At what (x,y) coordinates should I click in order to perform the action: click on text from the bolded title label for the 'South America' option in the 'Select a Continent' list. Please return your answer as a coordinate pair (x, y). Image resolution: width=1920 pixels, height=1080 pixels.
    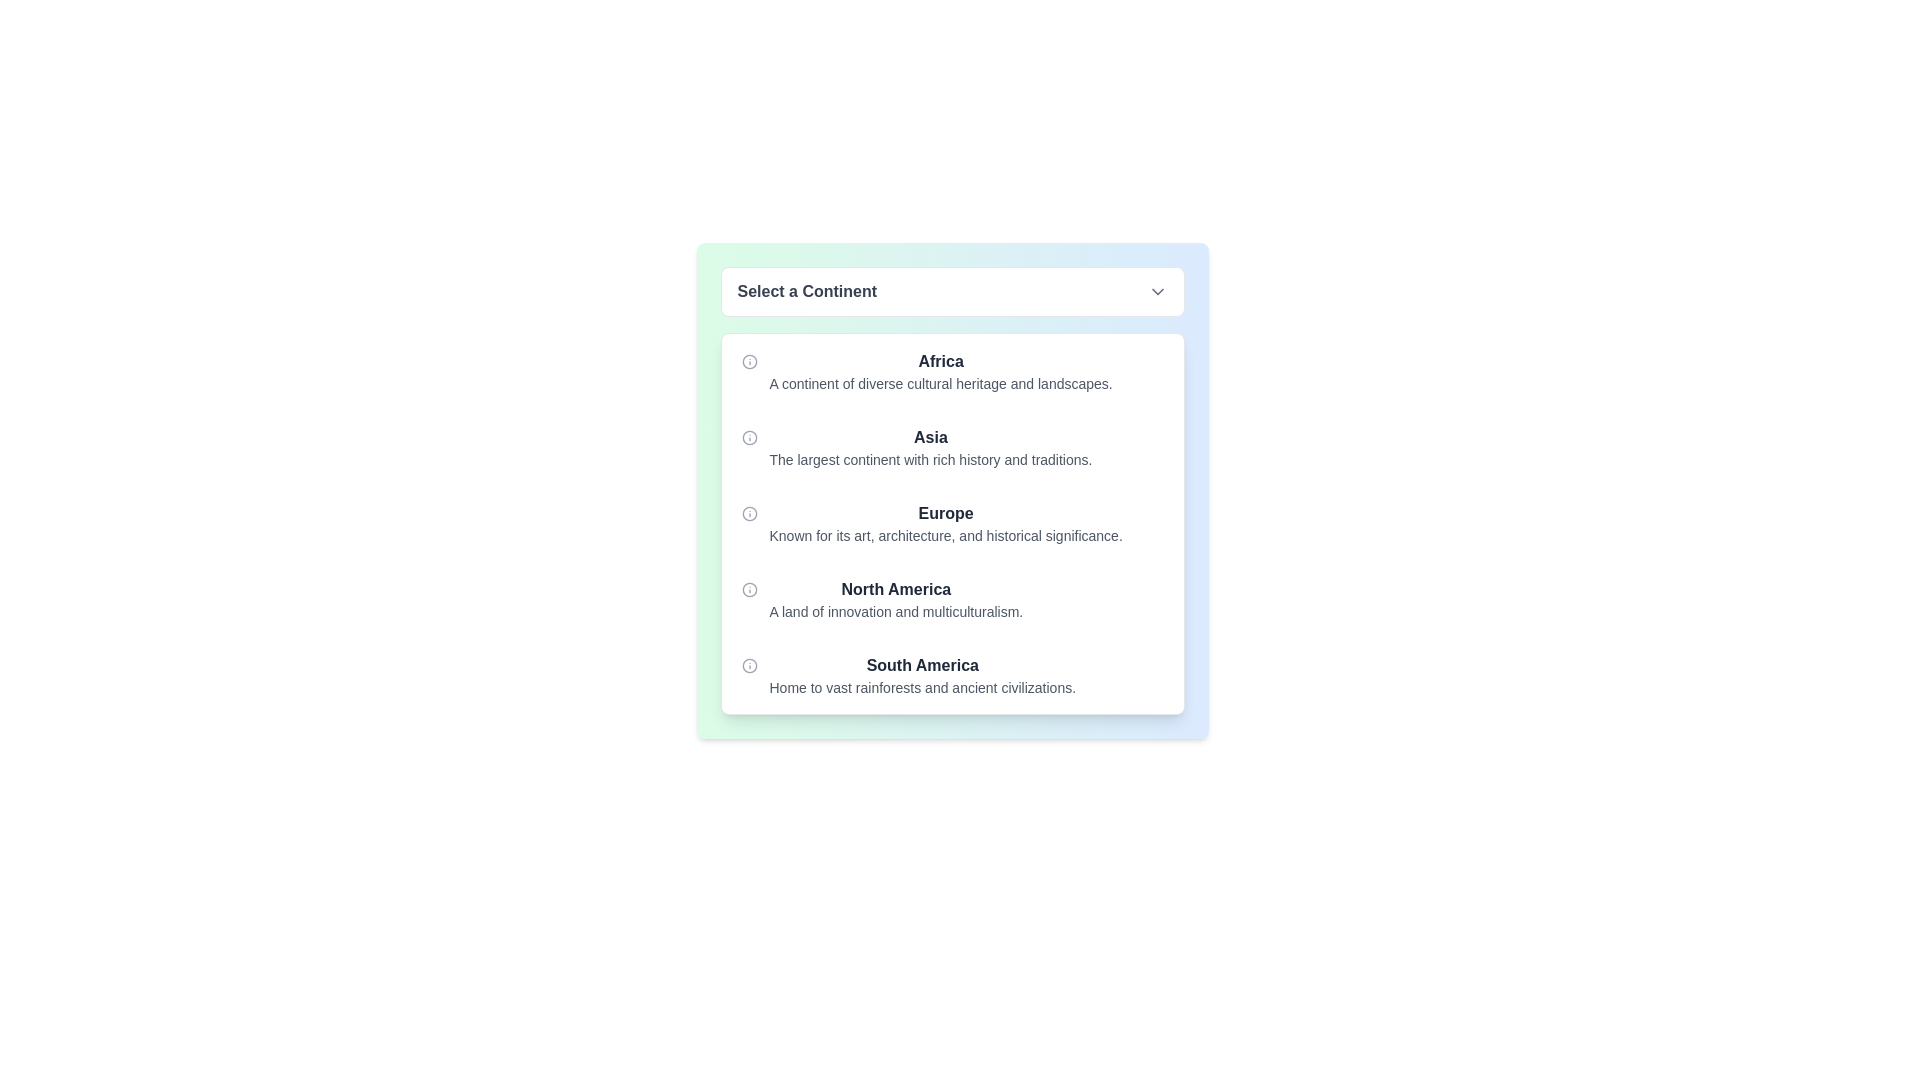
    Looking at the image, I should click on (921, 666).